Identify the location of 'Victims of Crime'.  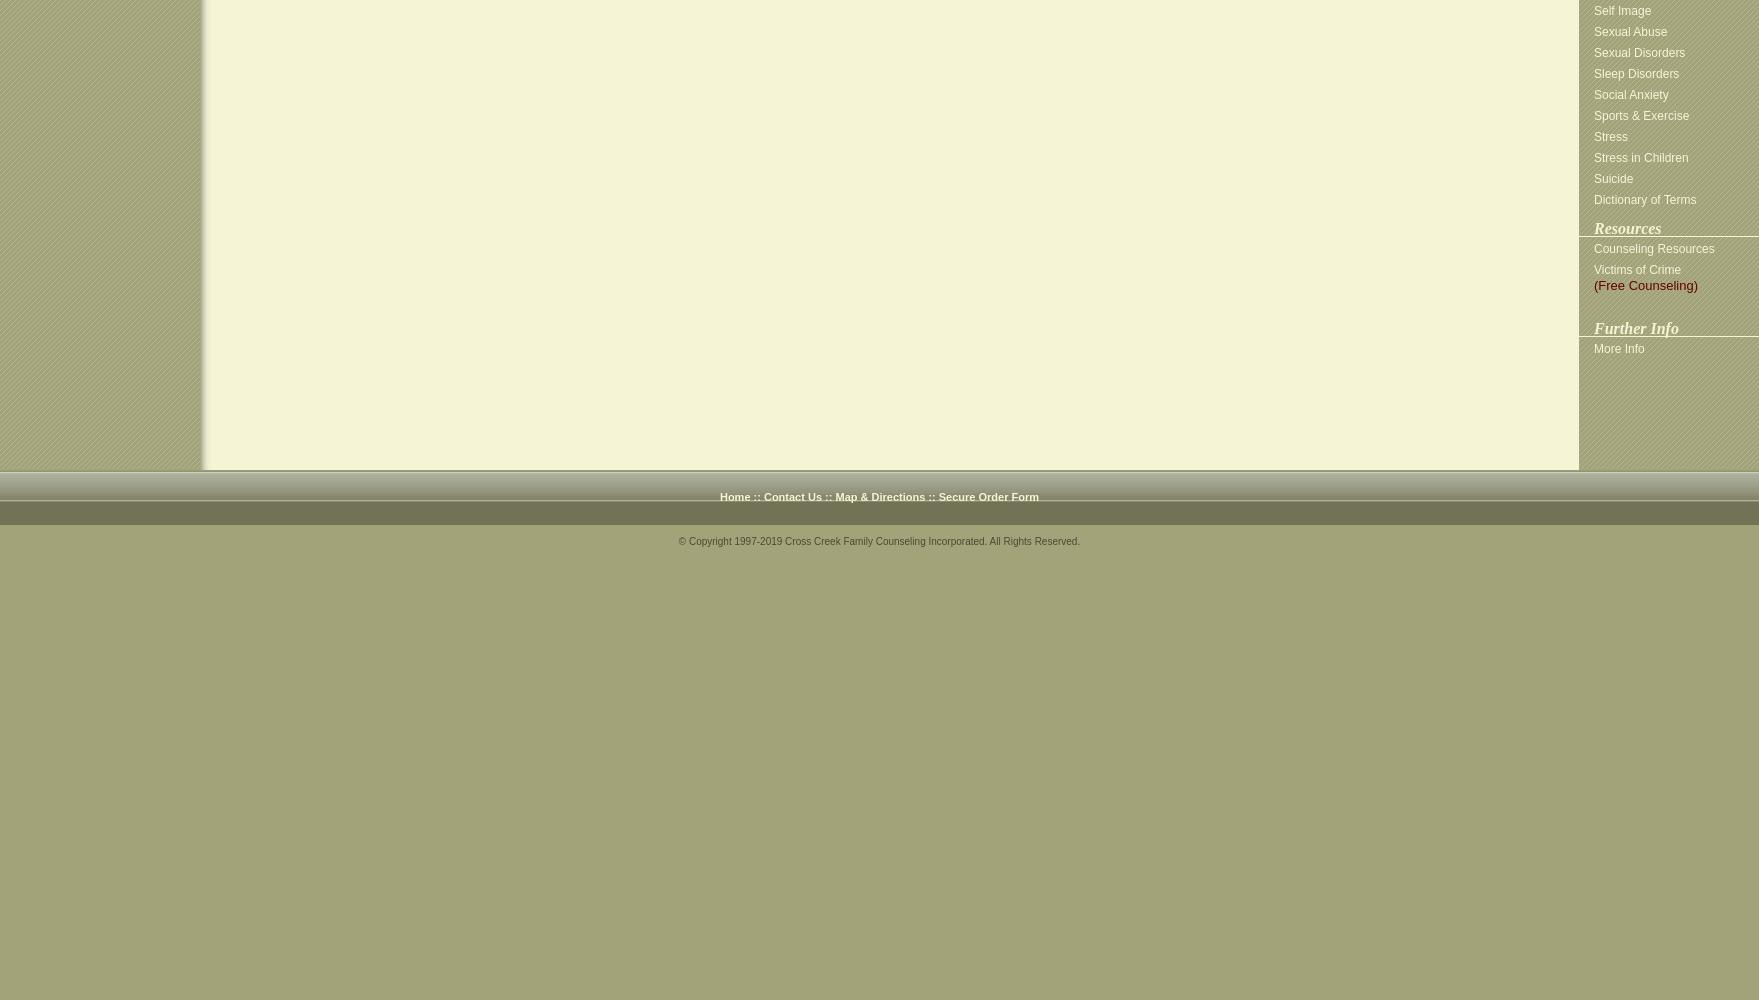
(1636, 270).